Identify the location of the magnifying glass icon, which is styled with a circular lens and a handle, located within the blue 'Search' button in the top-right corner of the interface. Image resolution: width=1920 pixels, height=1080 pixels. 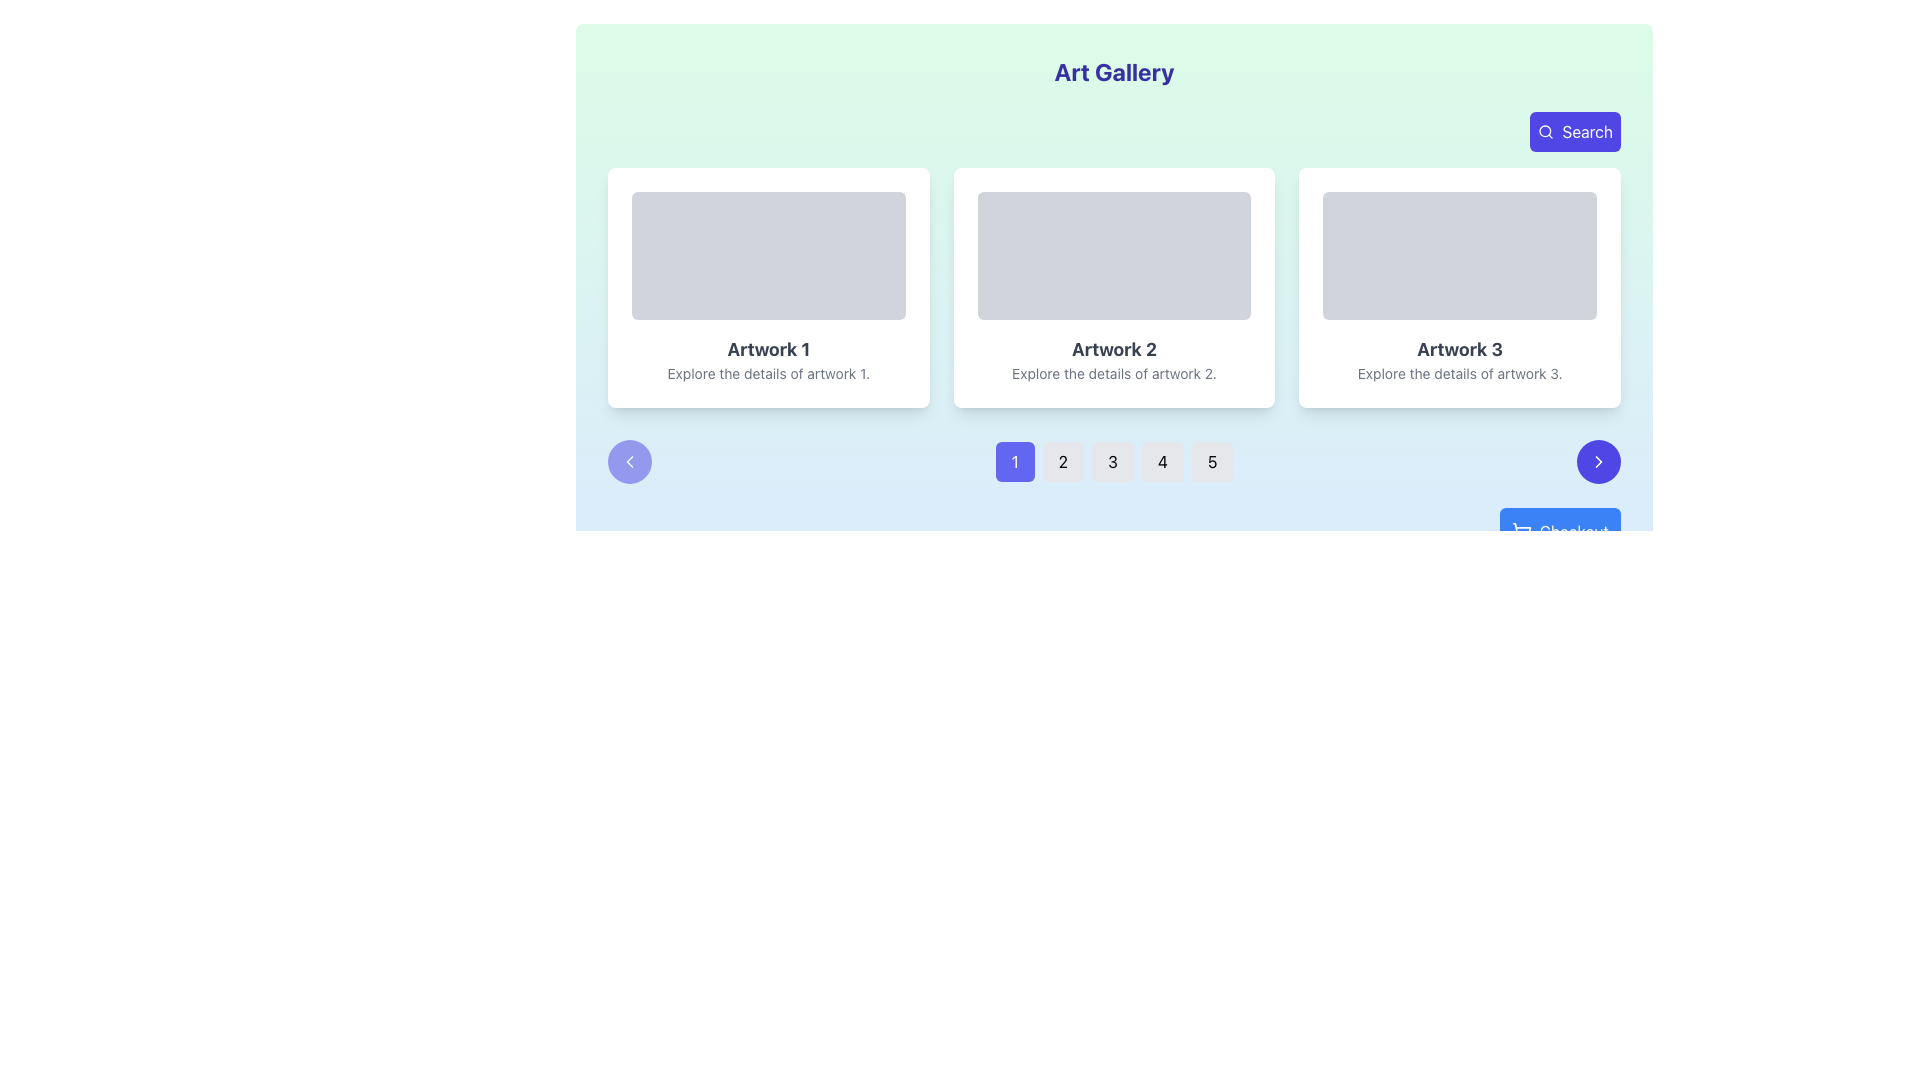
(1545, 131).